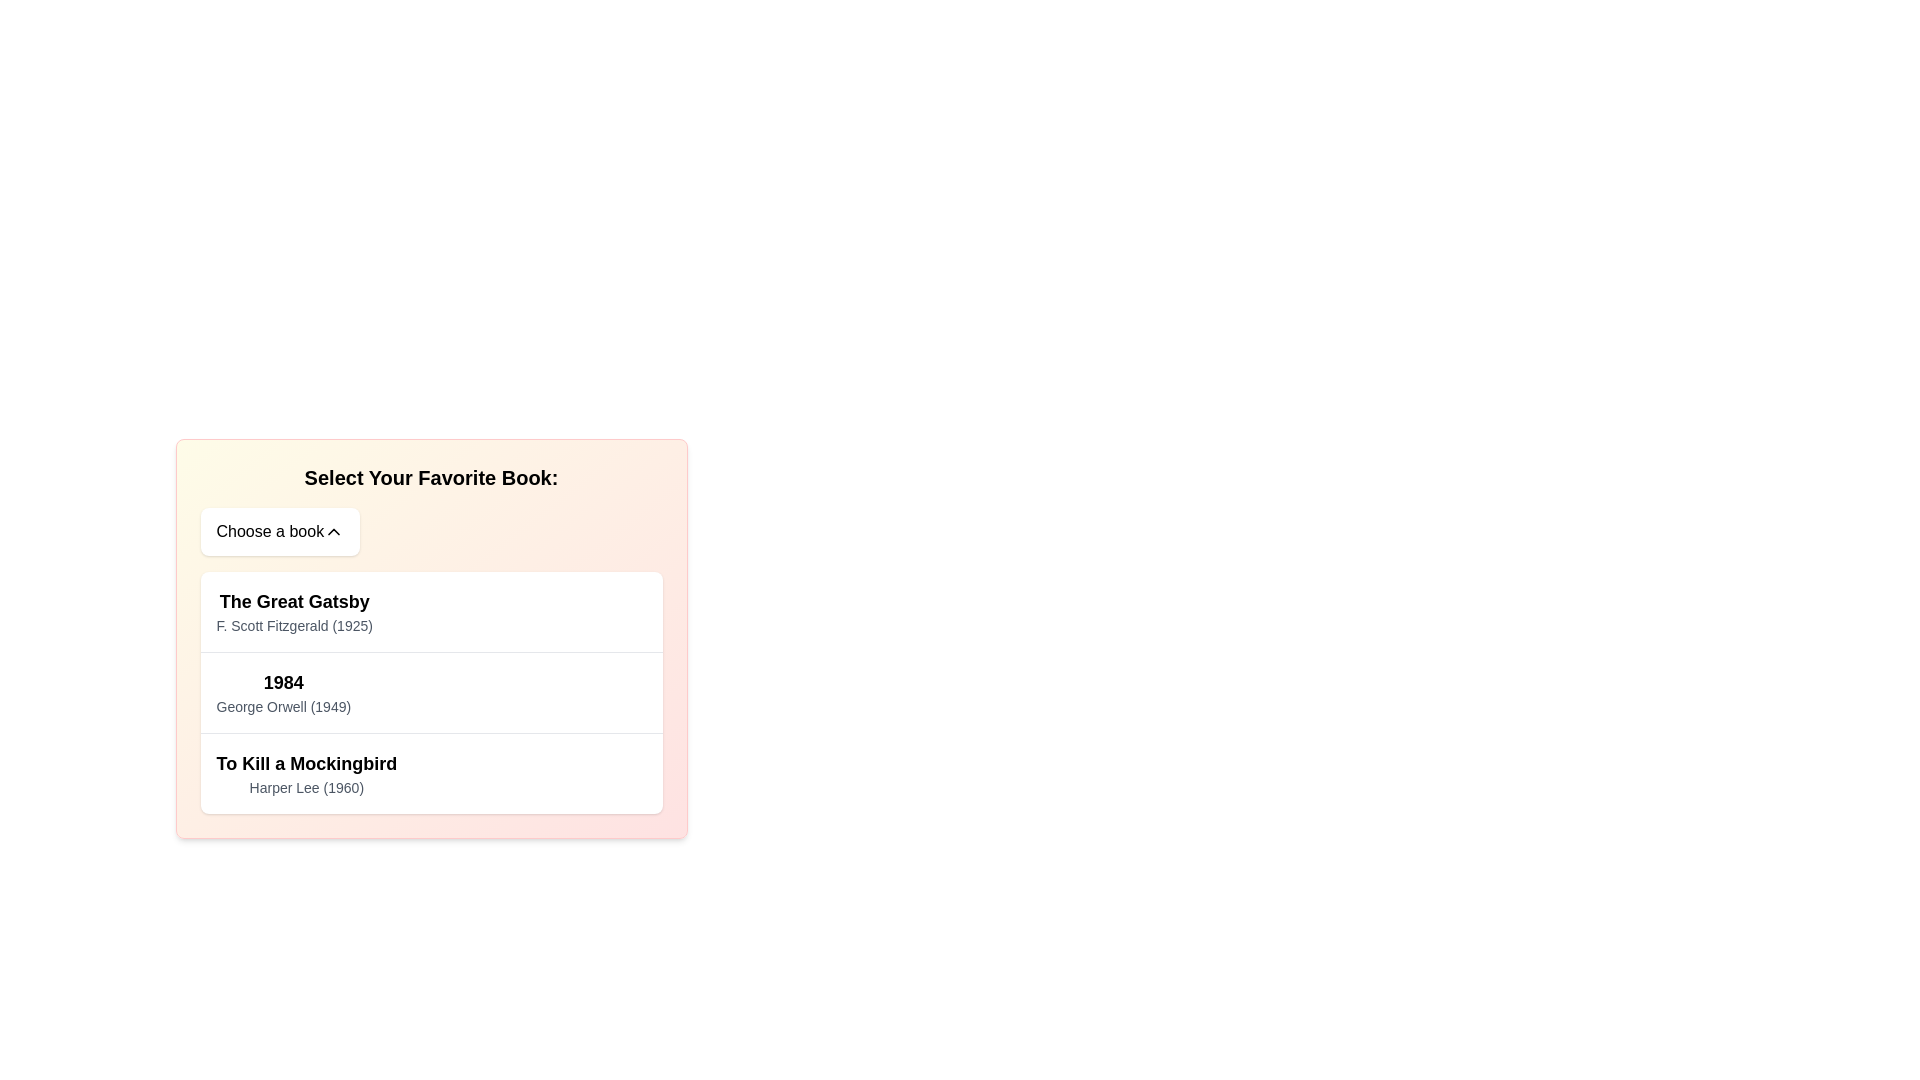  Describe the element at coordinates (430, 691) in the screenshot. I see `the book selection item for '1984' by George Orwell, the second item in the list` at that location.